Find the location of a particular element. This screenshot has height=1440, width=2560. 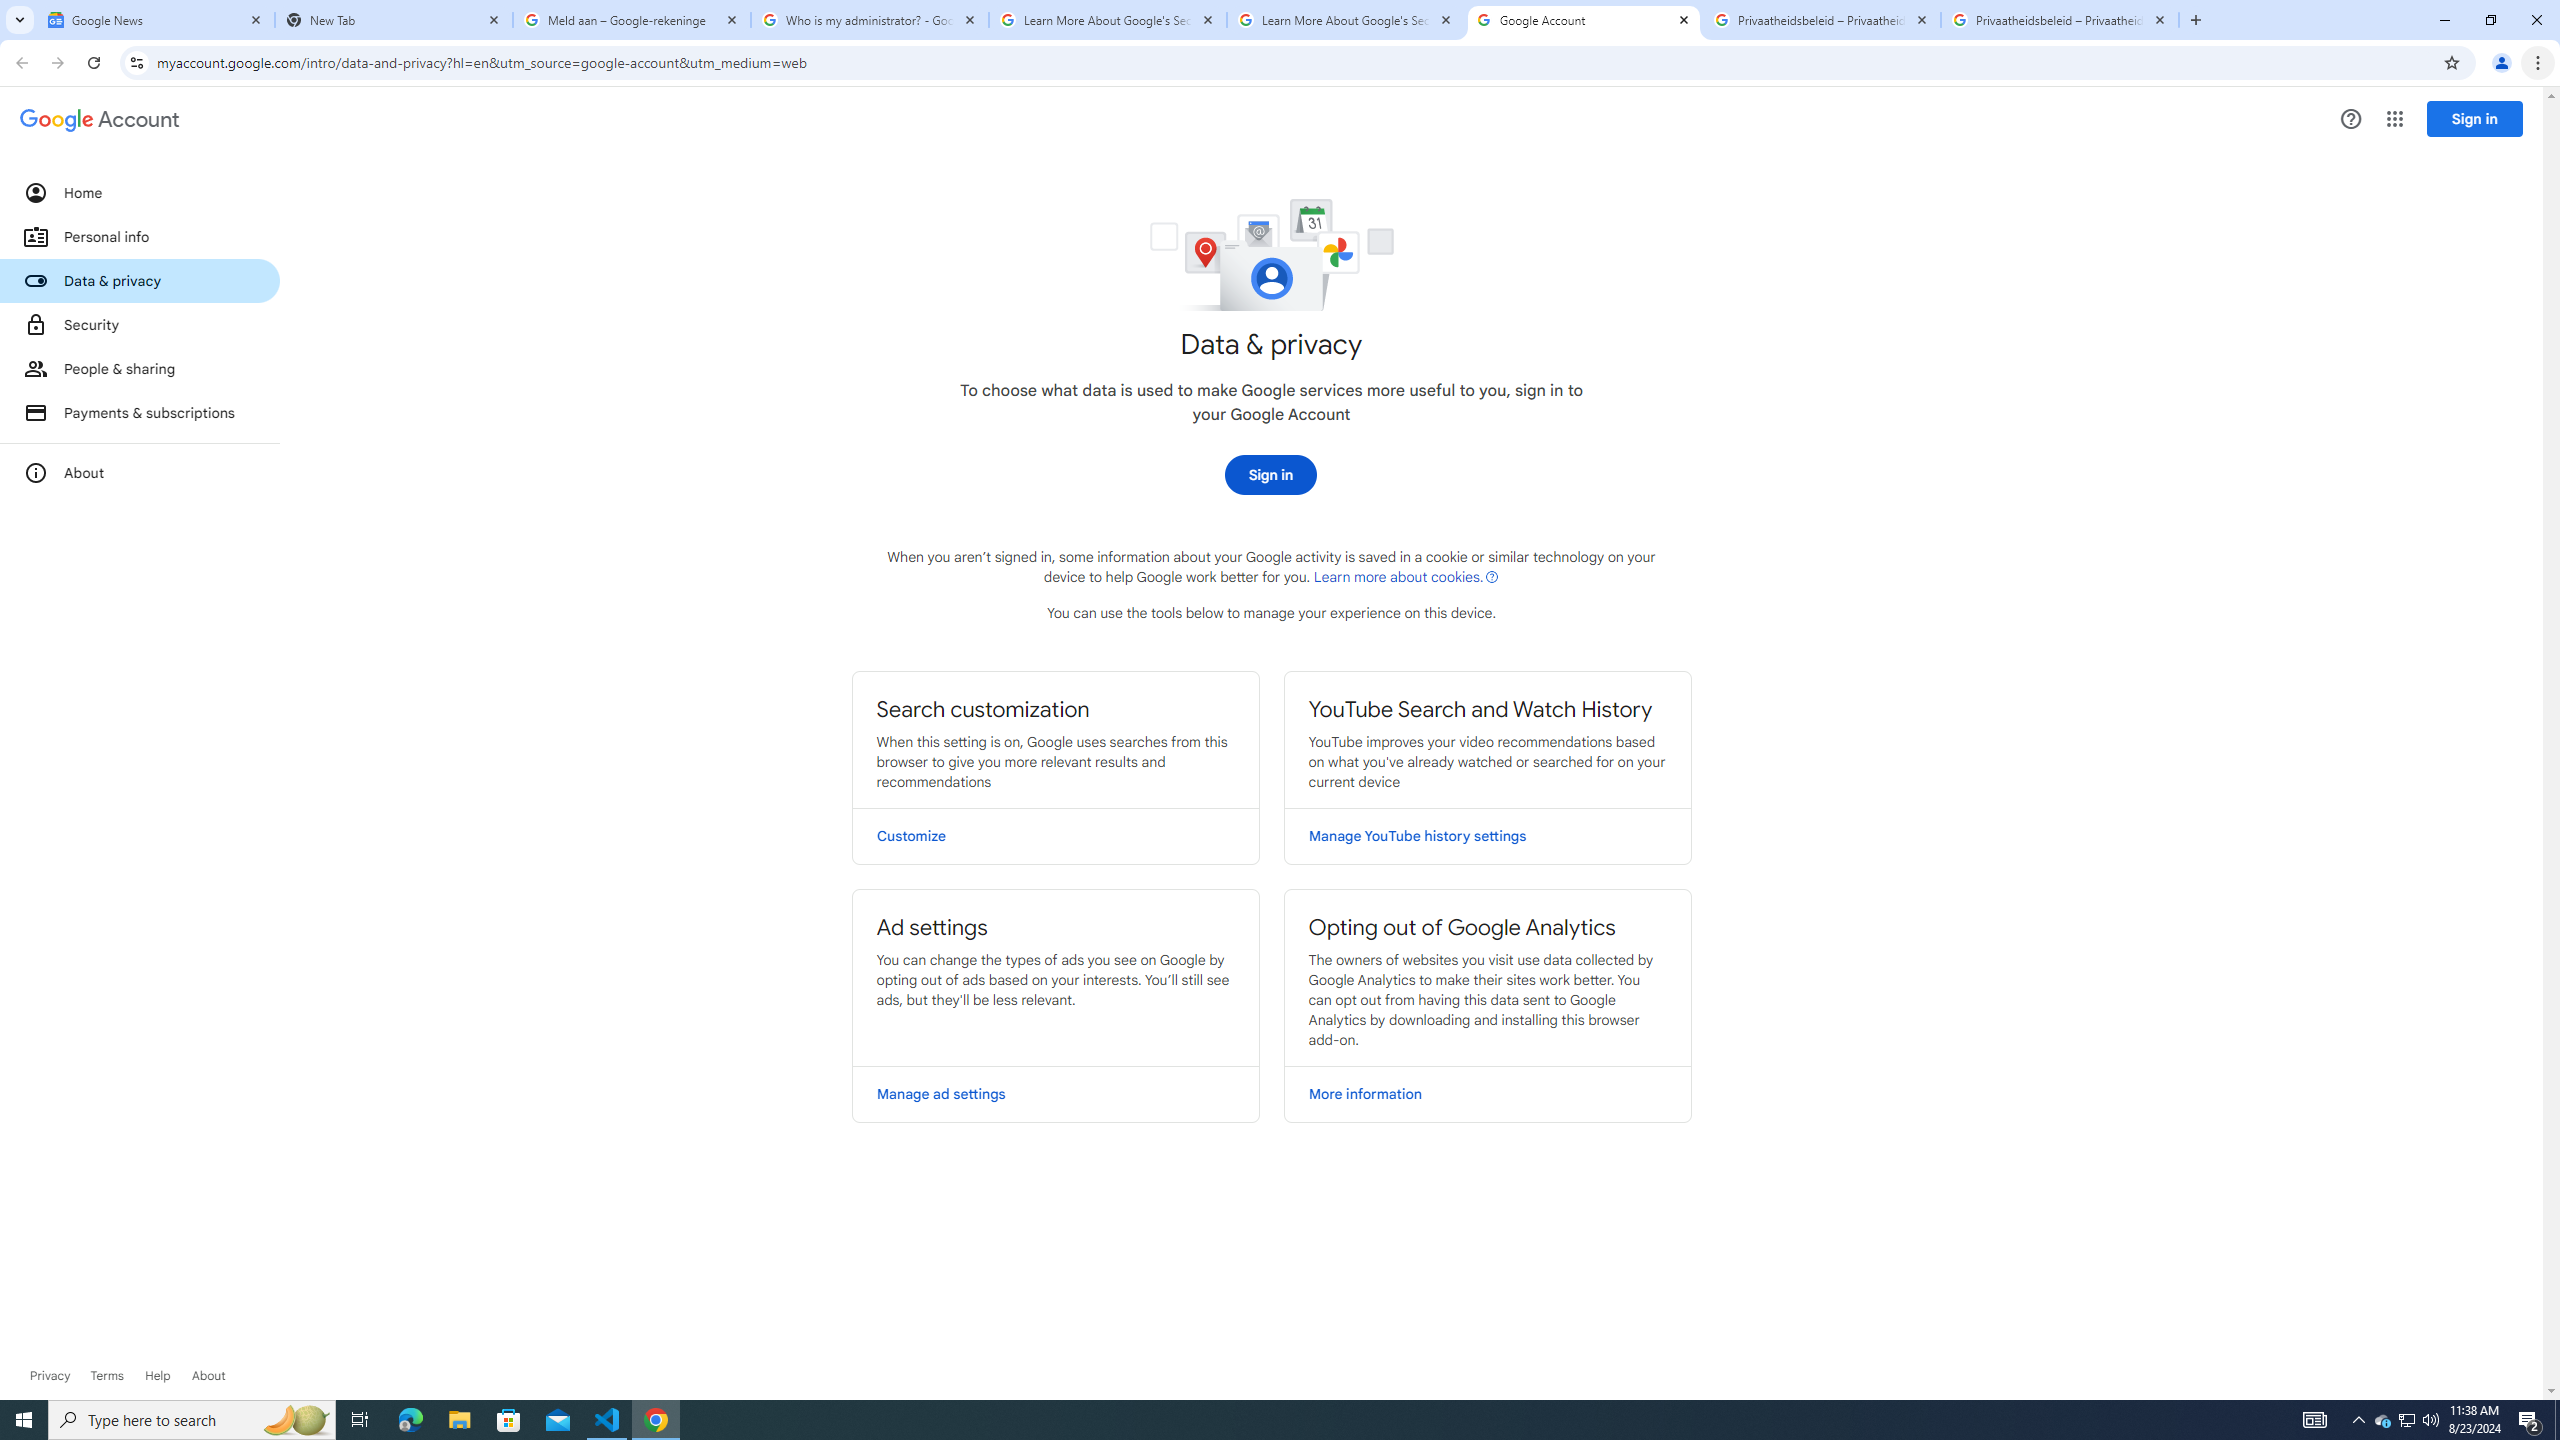

'Home' is located at coordinates (138, 191).